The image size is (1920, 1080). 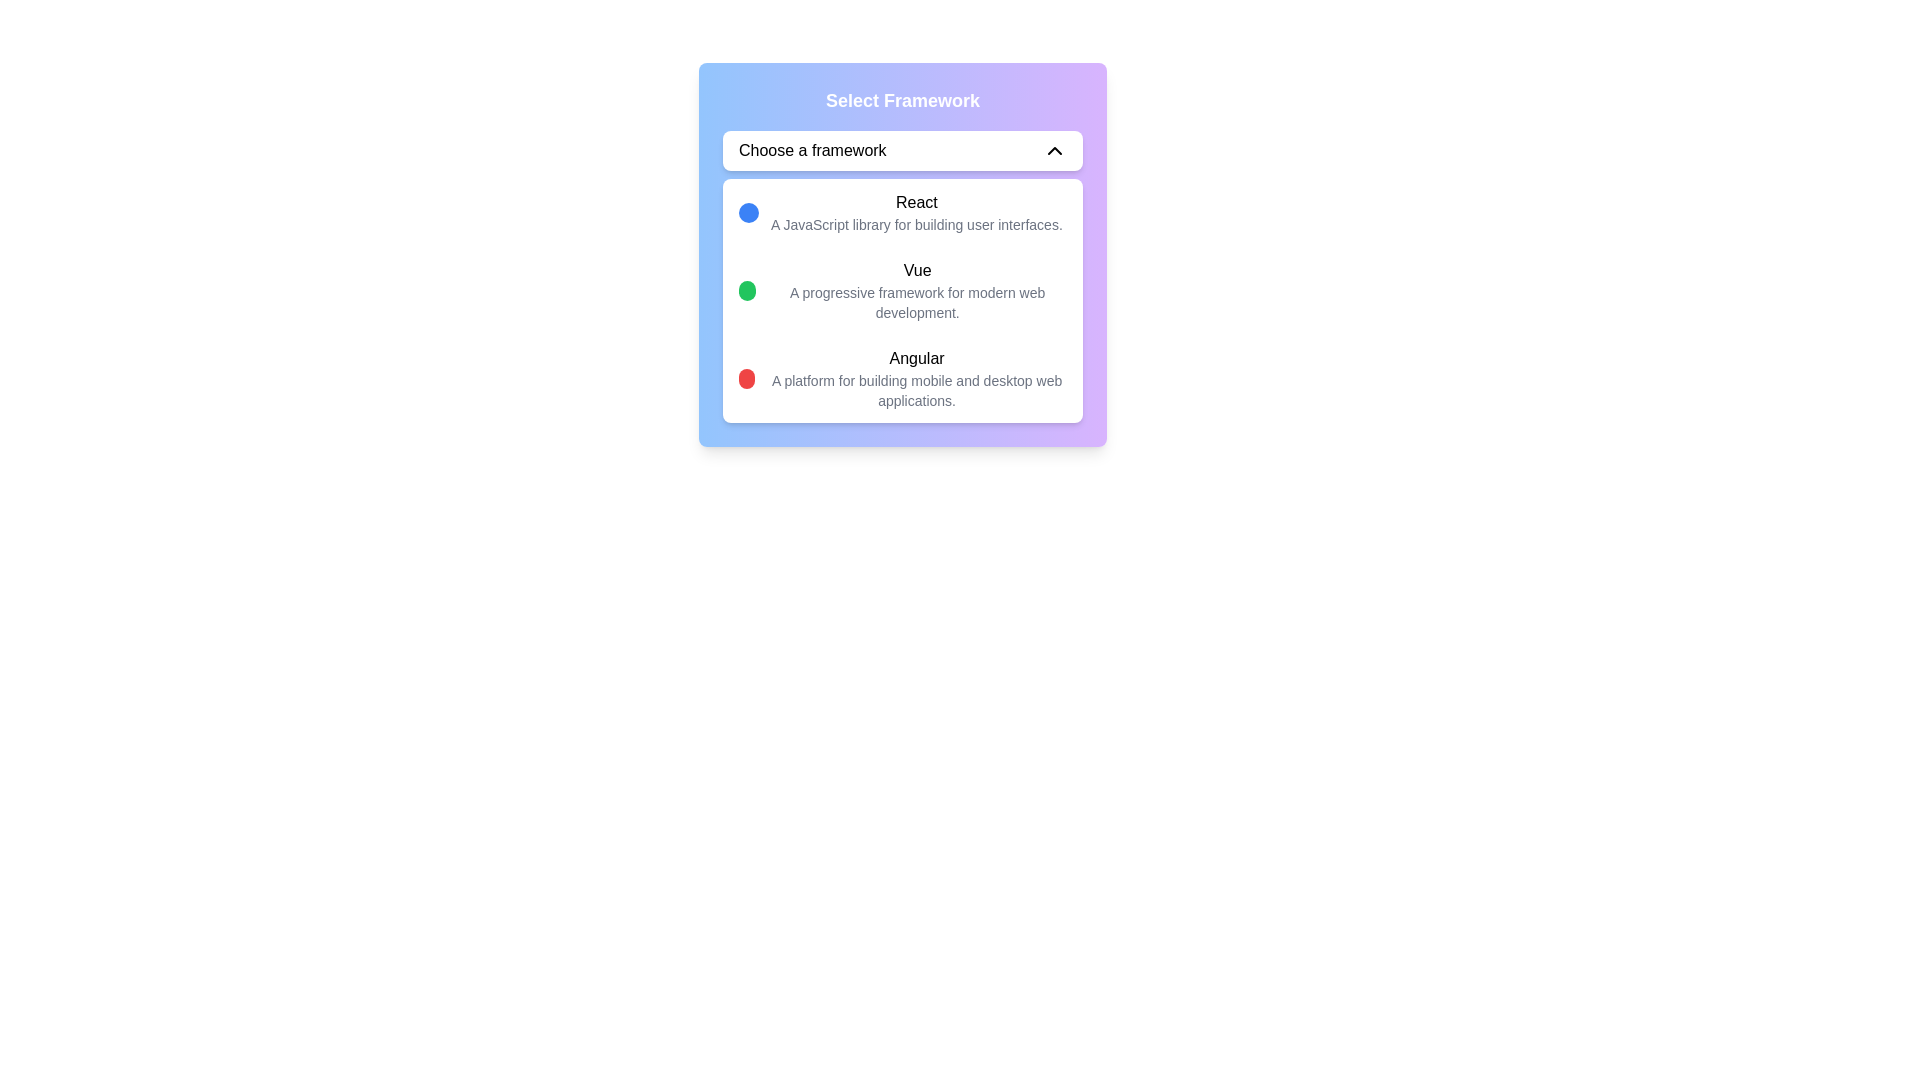 What do you see at coordinates (901, 253) in the screenshot?
I see `the dropdown selector titled 'Choose a framework' in the 'Select Framework' dropdown element` at bounding box center [901, 253].